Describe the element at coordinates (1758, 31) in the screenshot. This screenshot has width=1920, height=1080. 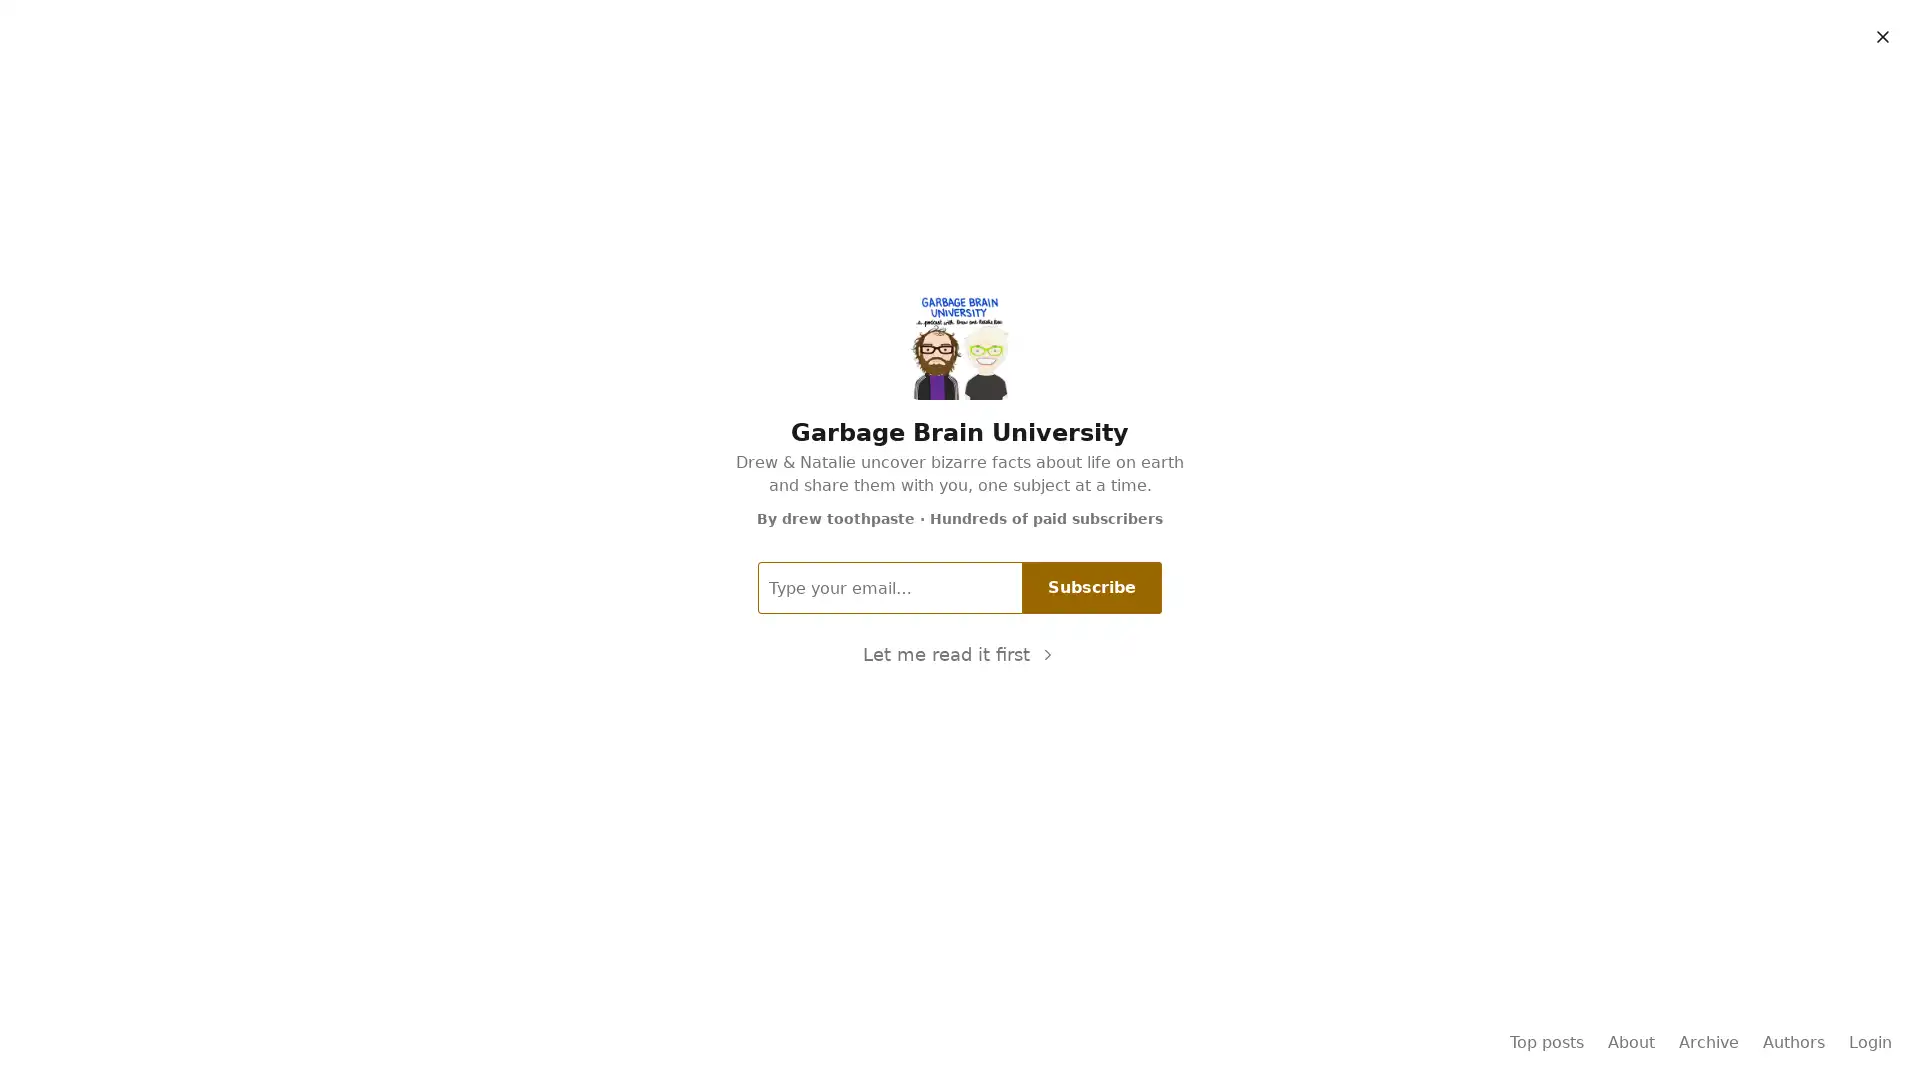
I see `Subscribe` at that location.